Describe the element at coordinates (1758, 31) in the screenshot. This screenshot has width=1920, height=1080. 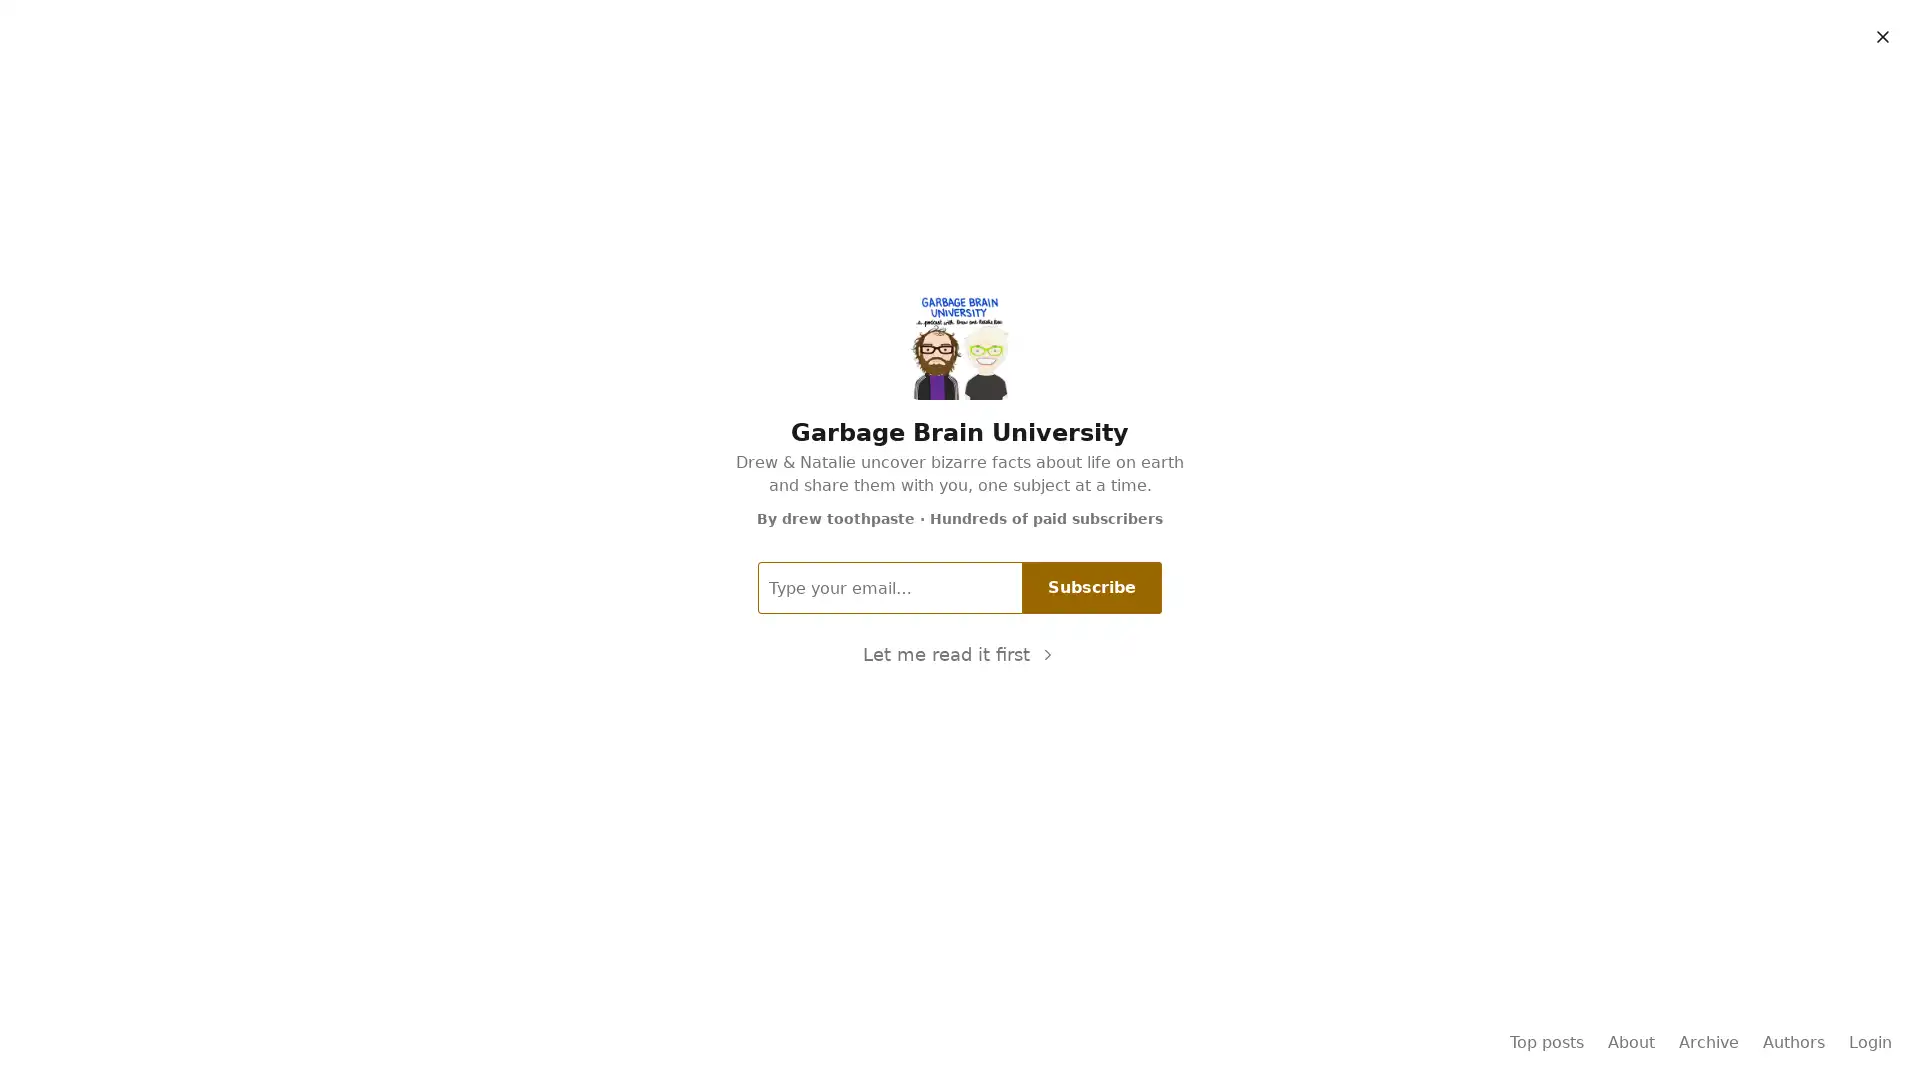
I see `Subscribe` at that location.